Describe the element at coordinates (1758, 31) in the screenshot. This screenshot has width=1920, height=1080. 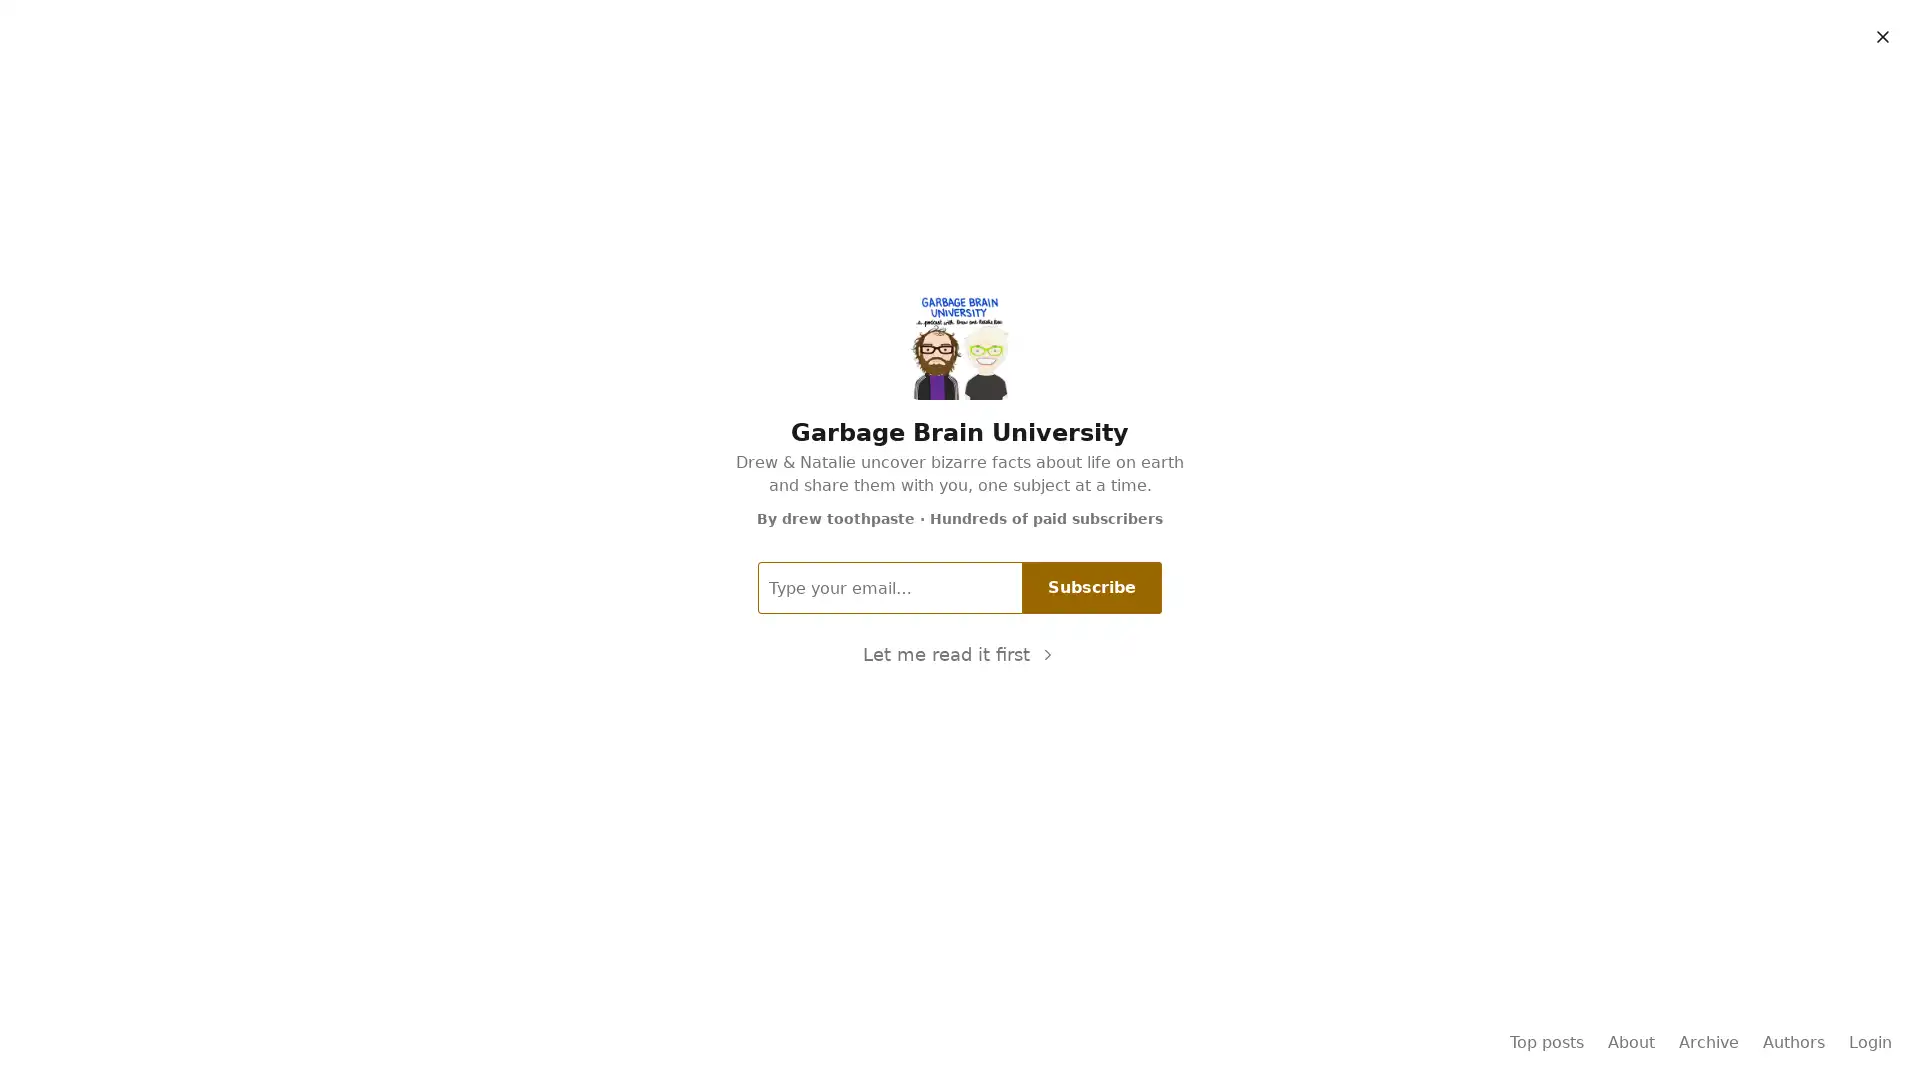
I see `Subscribe` at that location.